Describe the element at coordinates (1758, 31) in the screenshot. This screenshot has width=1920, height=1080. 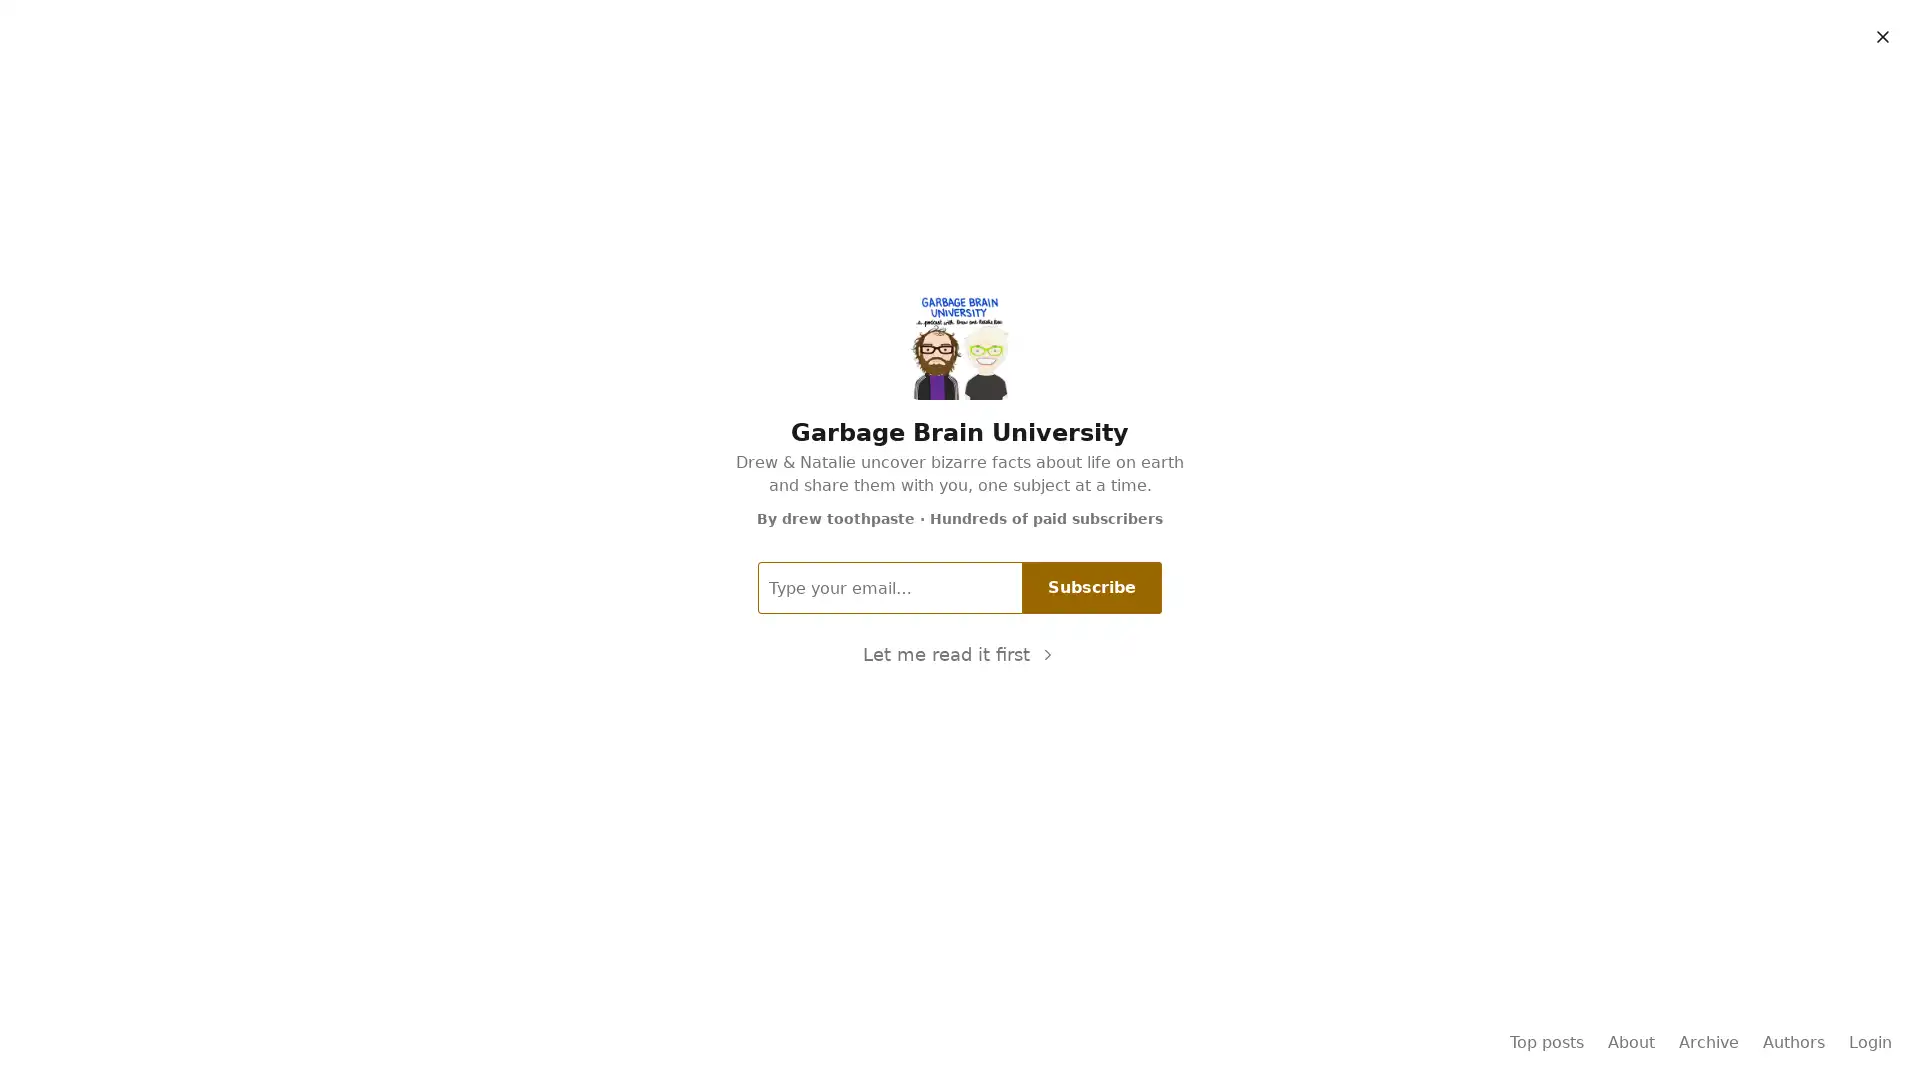
I see `Subscribe` at that location.